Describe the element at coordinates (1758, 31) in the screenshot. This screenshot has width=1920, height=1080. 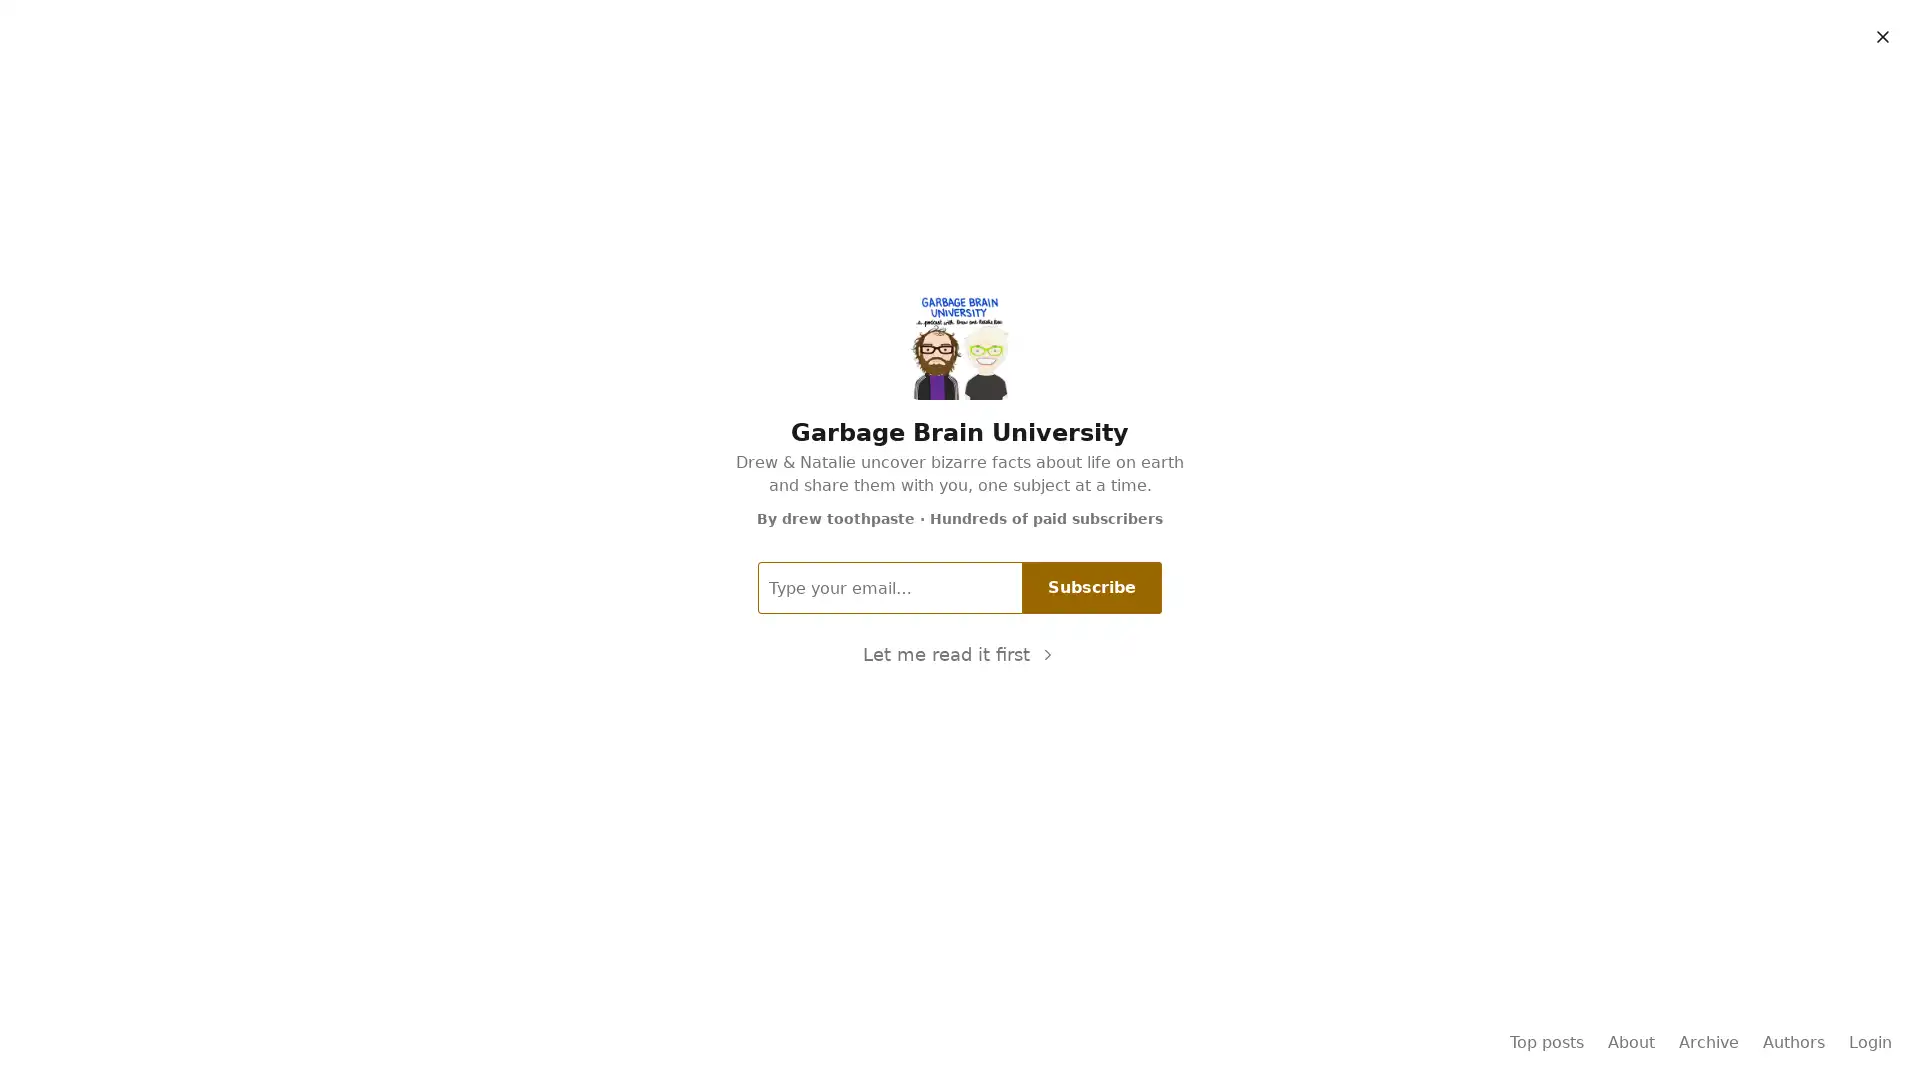
I see `Subscribe` at that location.